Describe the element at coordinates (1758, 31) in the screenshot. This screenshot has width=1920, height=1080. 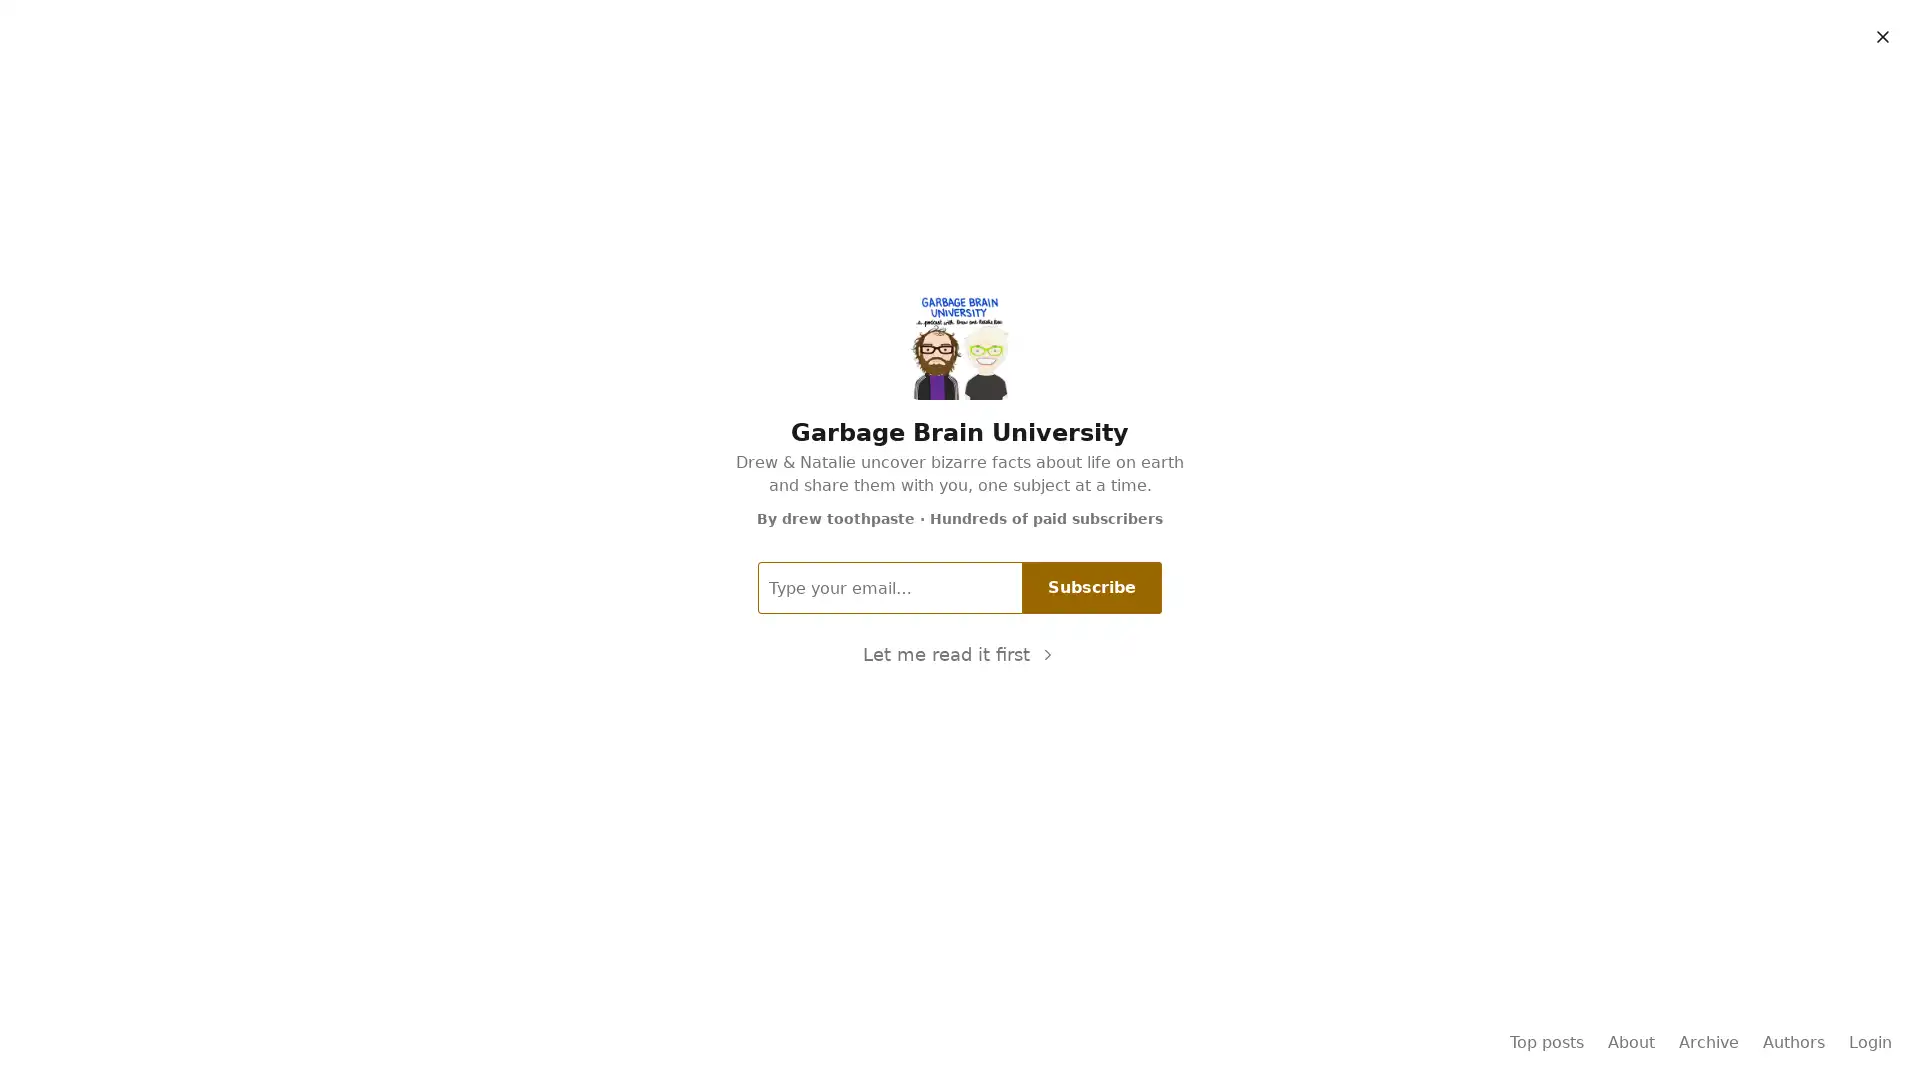
I see `Subscribe` at that location.